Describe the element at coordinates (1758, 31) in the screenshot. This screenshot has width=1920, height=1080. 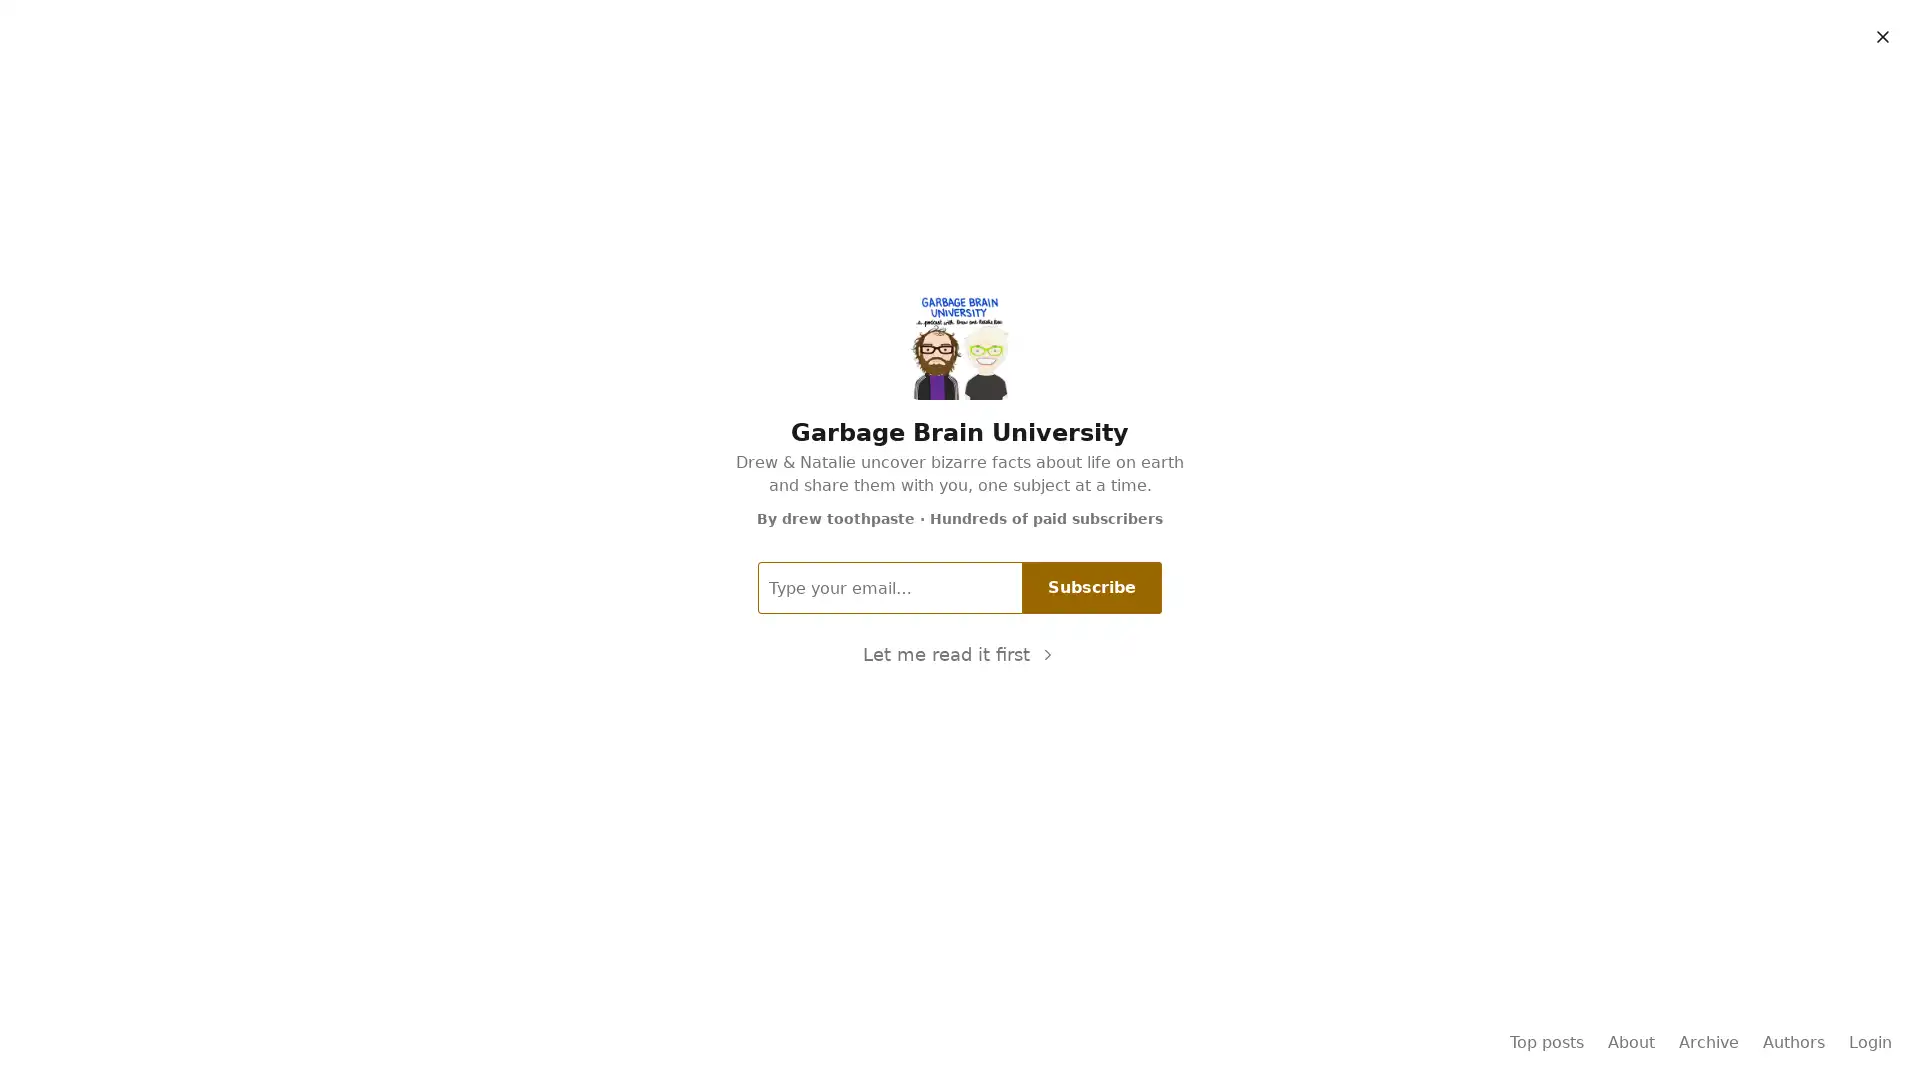
I see `Subscribe` at that location.